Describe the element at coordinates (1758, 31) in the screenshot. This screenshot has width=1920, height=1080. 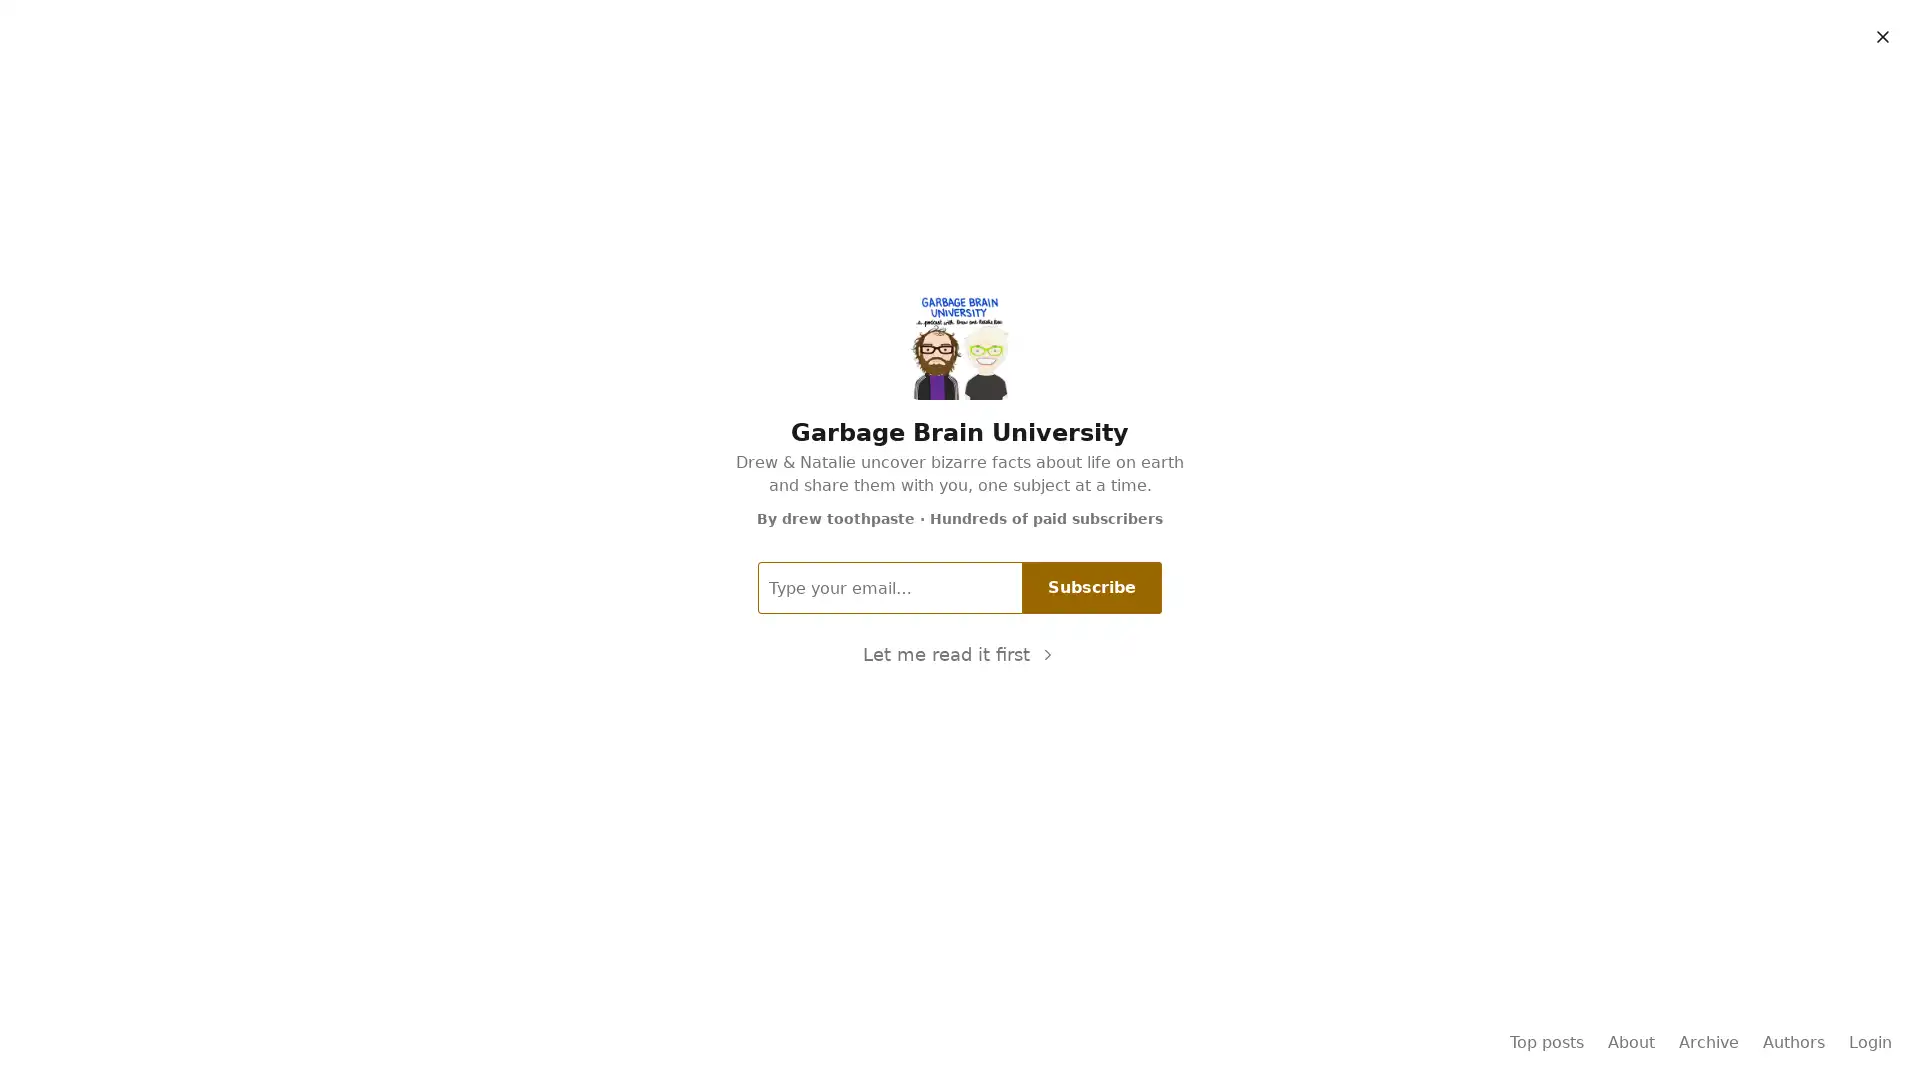
I see `Subscribe` at that location.